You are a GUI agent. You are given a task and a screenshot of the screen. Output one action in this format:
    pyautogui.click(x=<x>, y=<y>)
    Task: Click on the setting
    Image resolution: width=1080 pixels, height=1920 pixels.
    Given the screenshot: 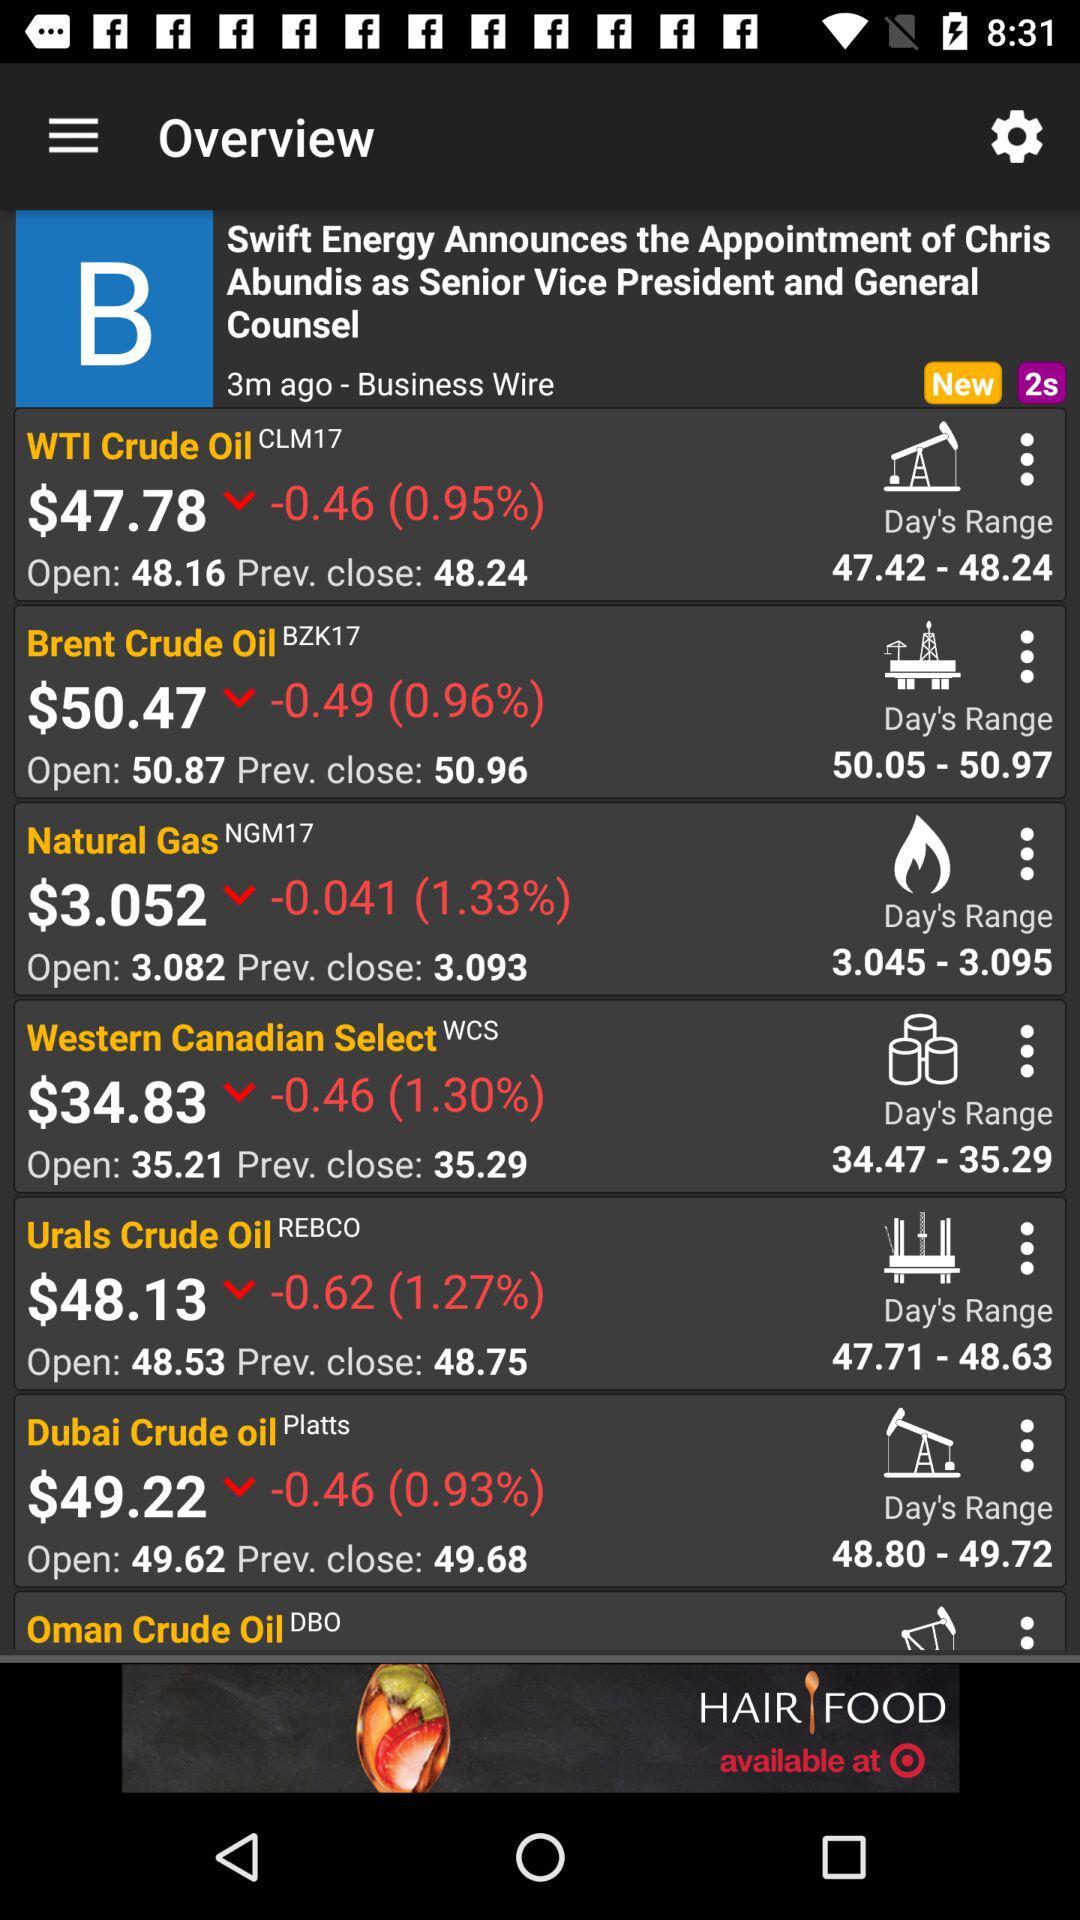 What is the action you would take?
    pyautogui.click(x=1027, y=656)
    